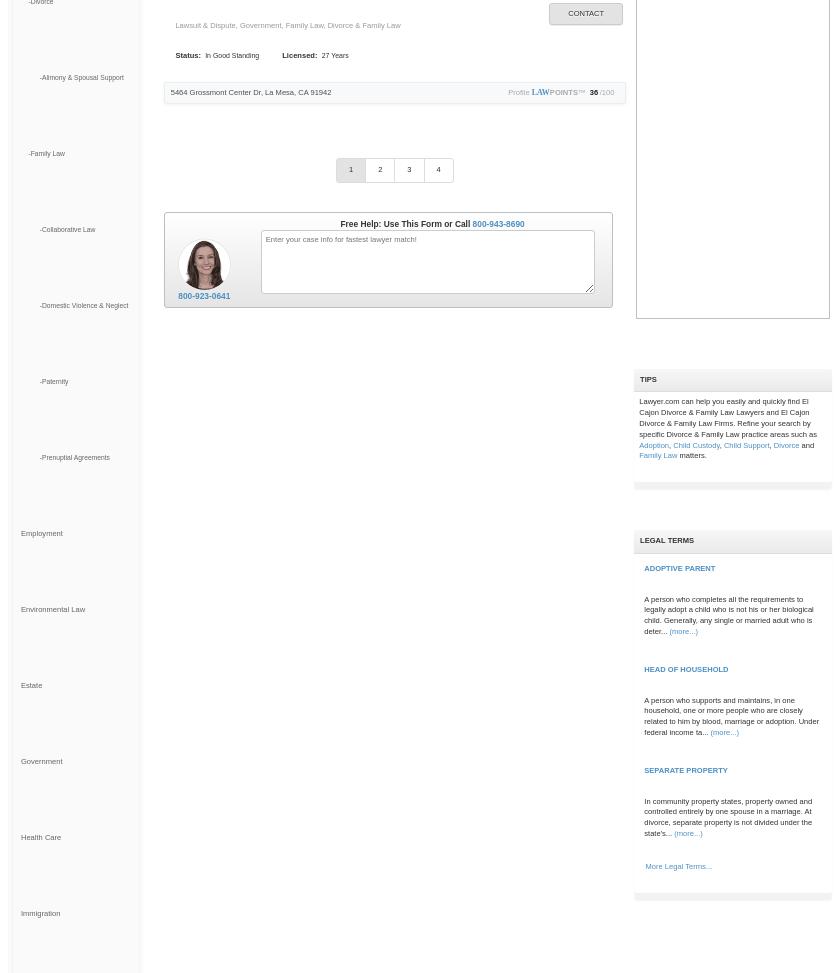  I want to click on '5464 Grossmont Center Dr', so click(214, 91).